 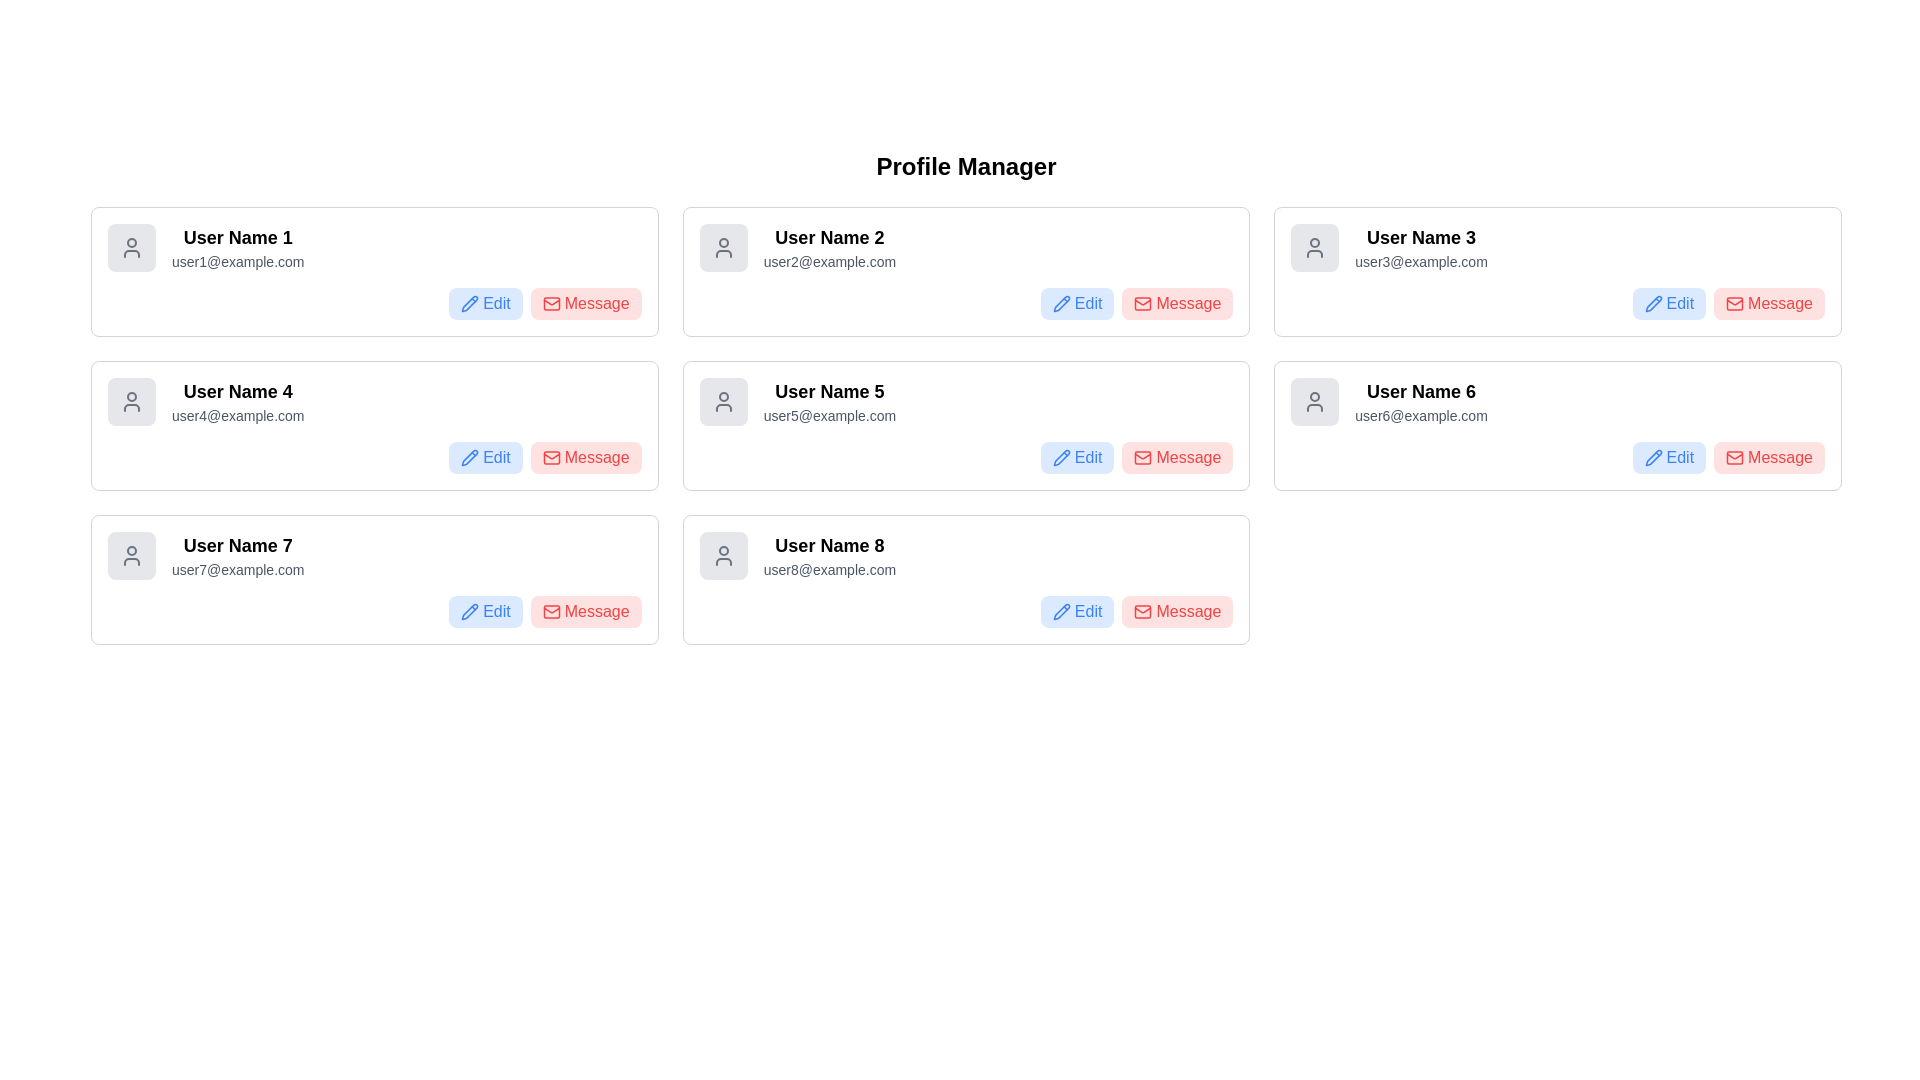 What do you see at coordinates (1177, 611) in the screenshot?
I see `the red button labeled 'Message' with an envelope icon, located in the lower-right corner of the panel for 'User Name 8'` at bounding box center [1177, 611].